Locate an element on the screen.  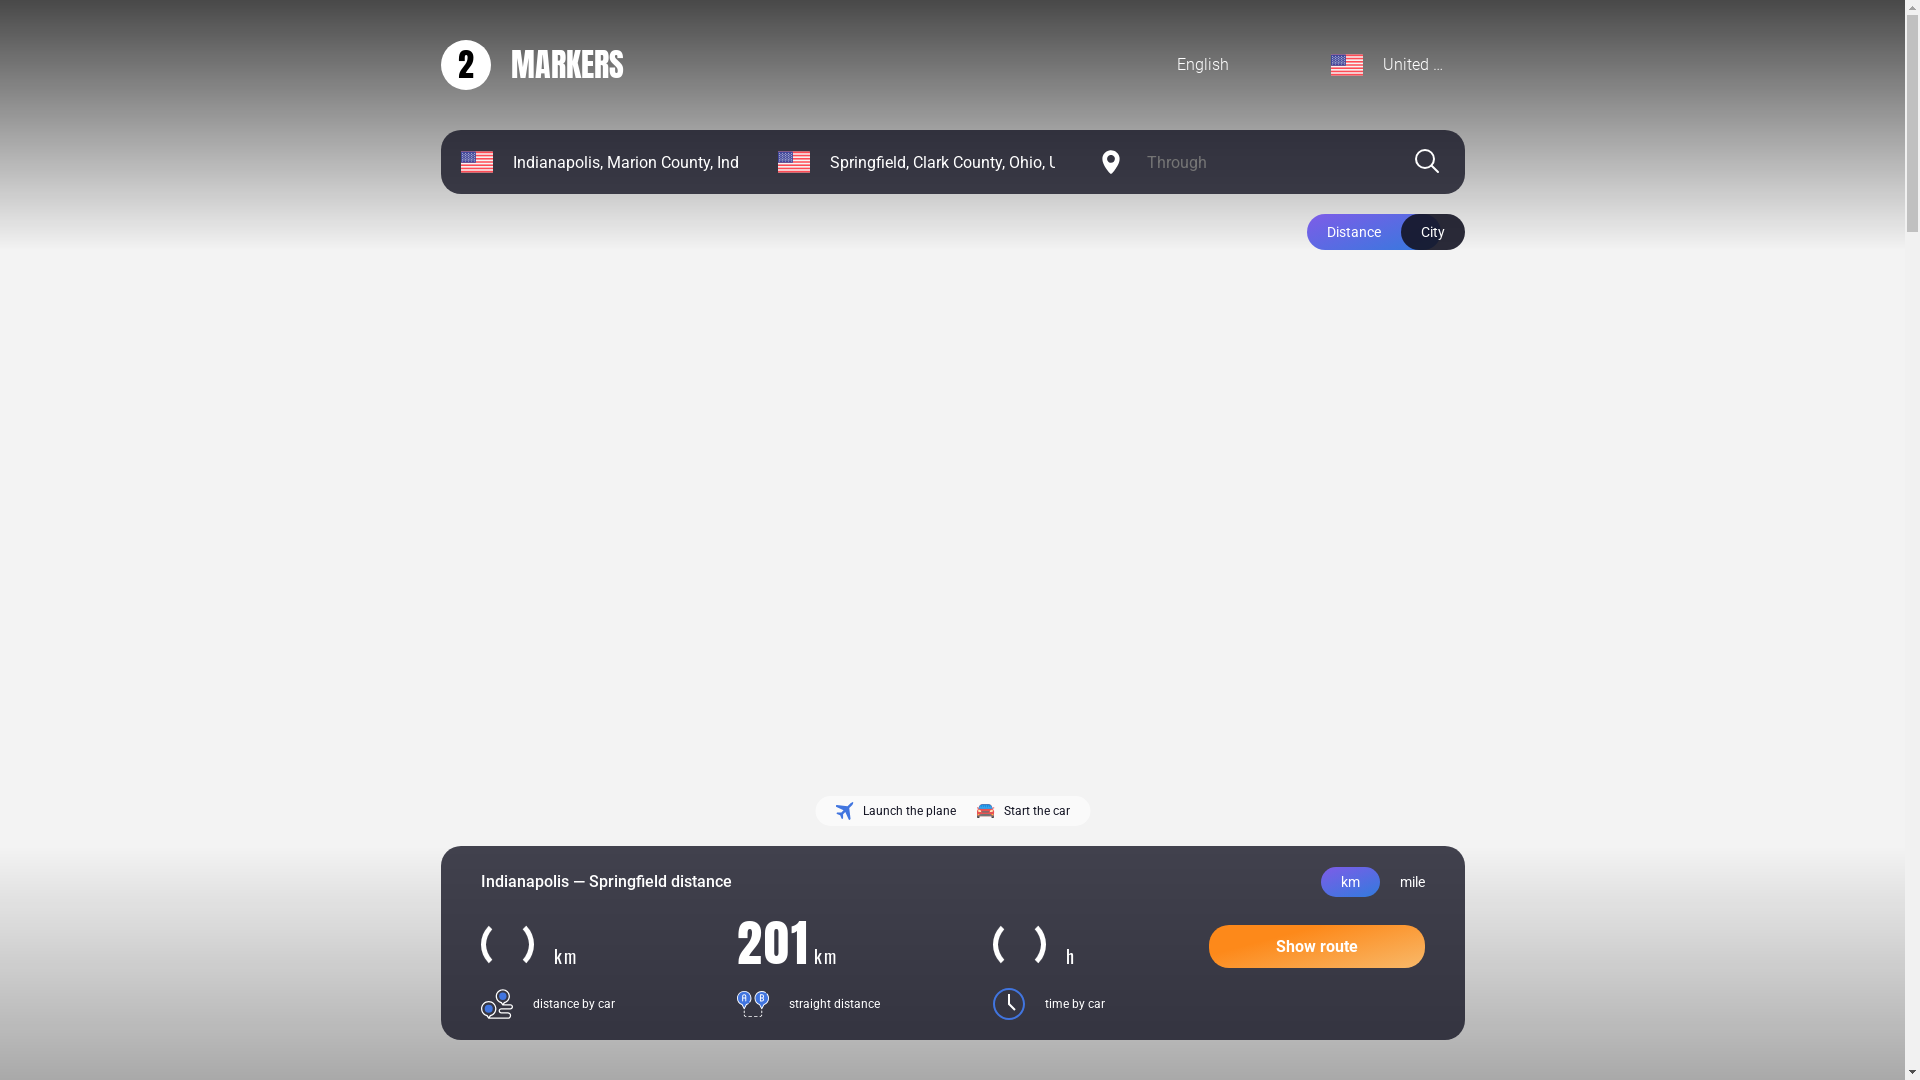
'Start the car' is located at coordinates (1022, 810).